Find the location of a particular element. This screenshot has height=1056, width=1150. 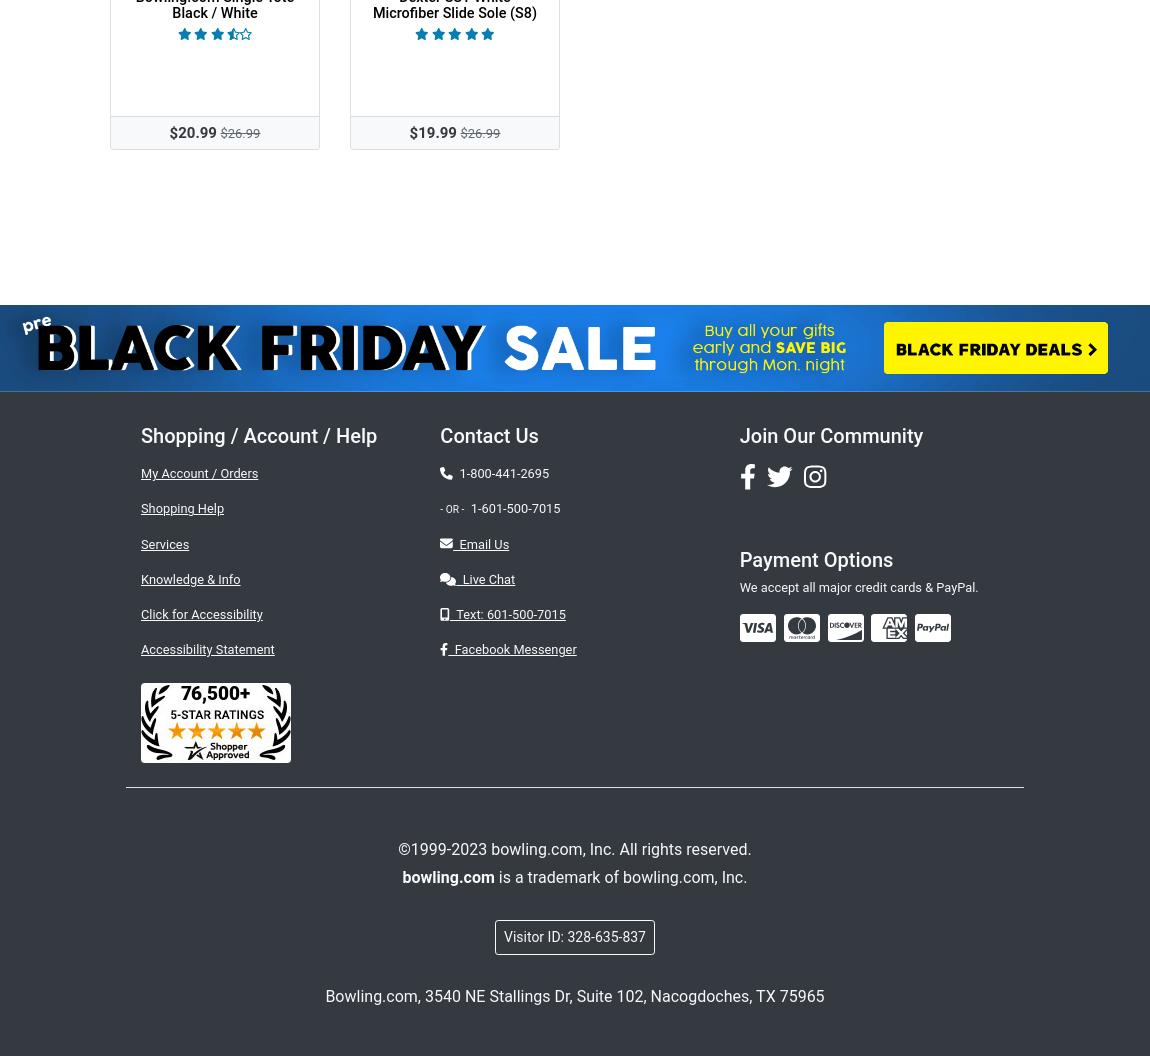

'$20.99' is located at coordinates (191, 132).